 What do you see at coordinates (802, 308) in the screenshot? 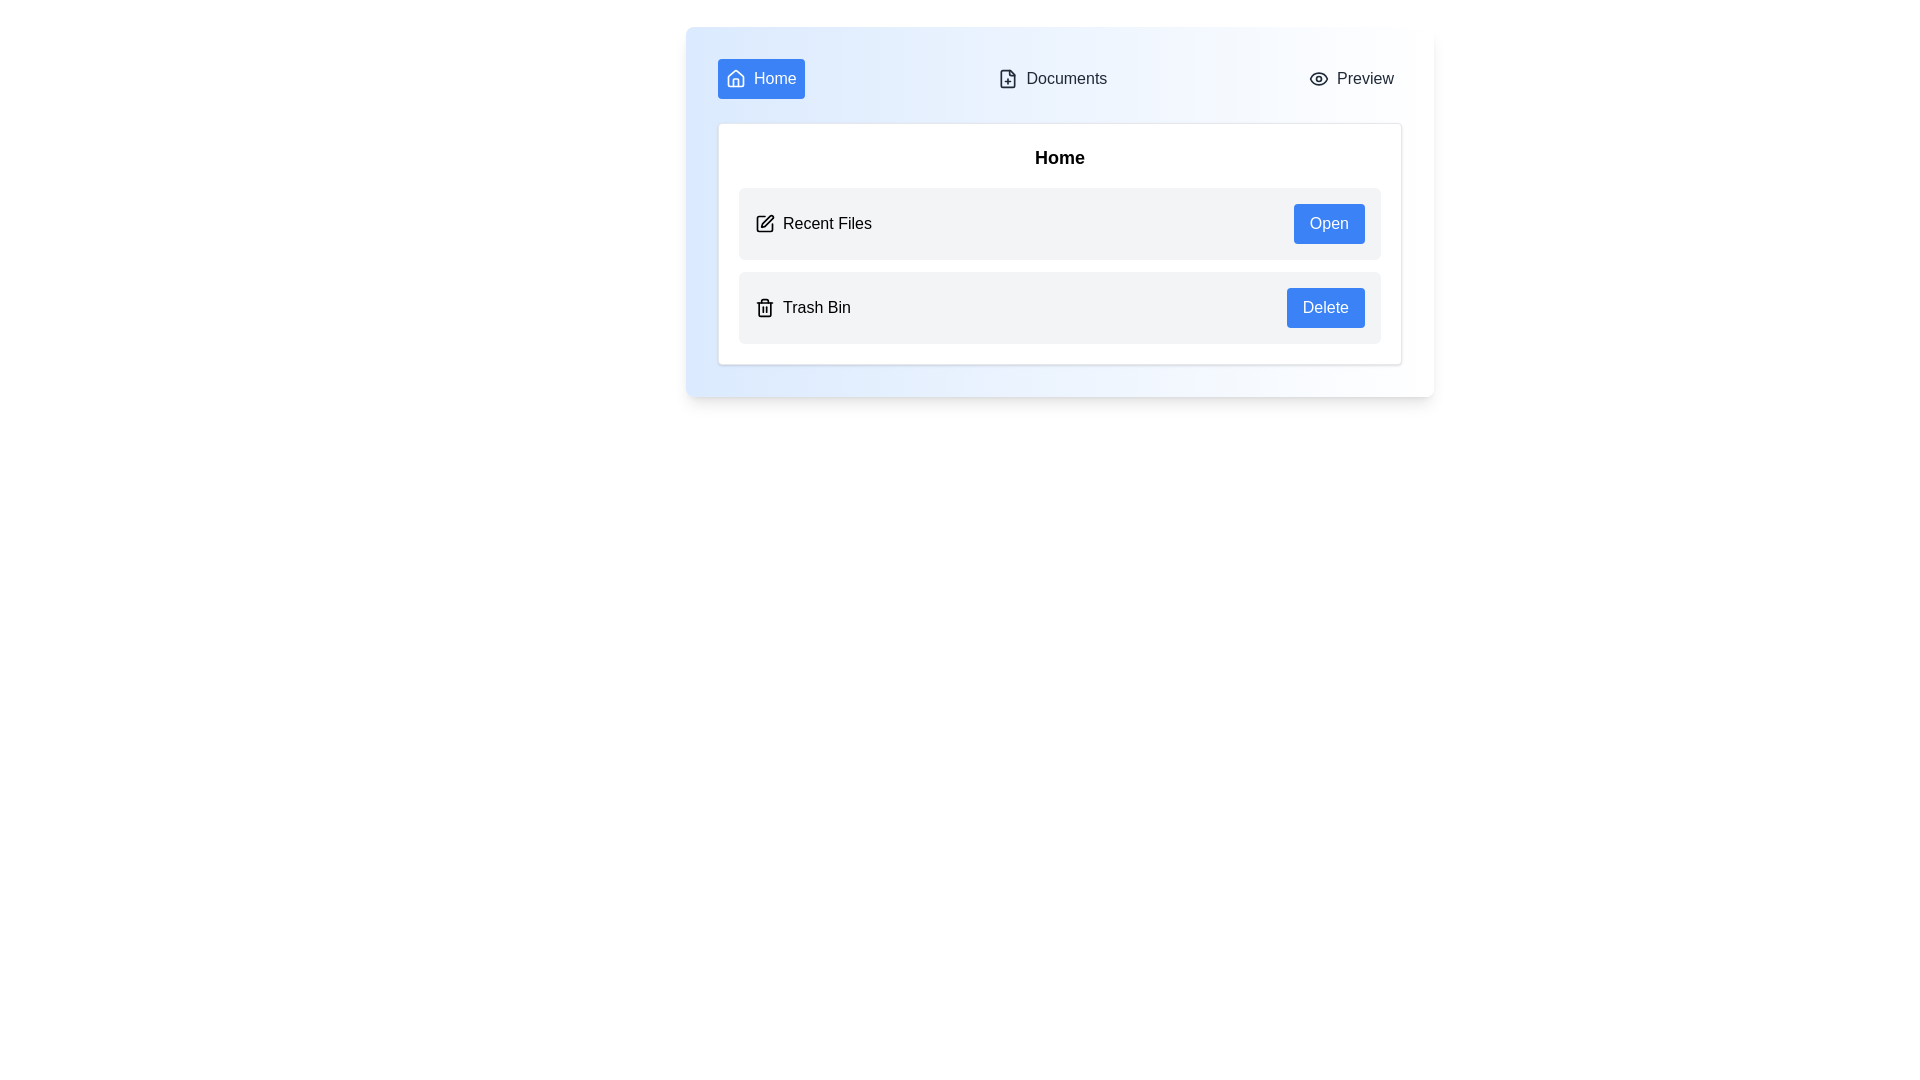
I see `the Text label identifying the 'Trash Bin', which is located in the second row of a vertically stacked list, adjacent to a delete button on the right and an icon on the left` at bounding box center [802, 308].